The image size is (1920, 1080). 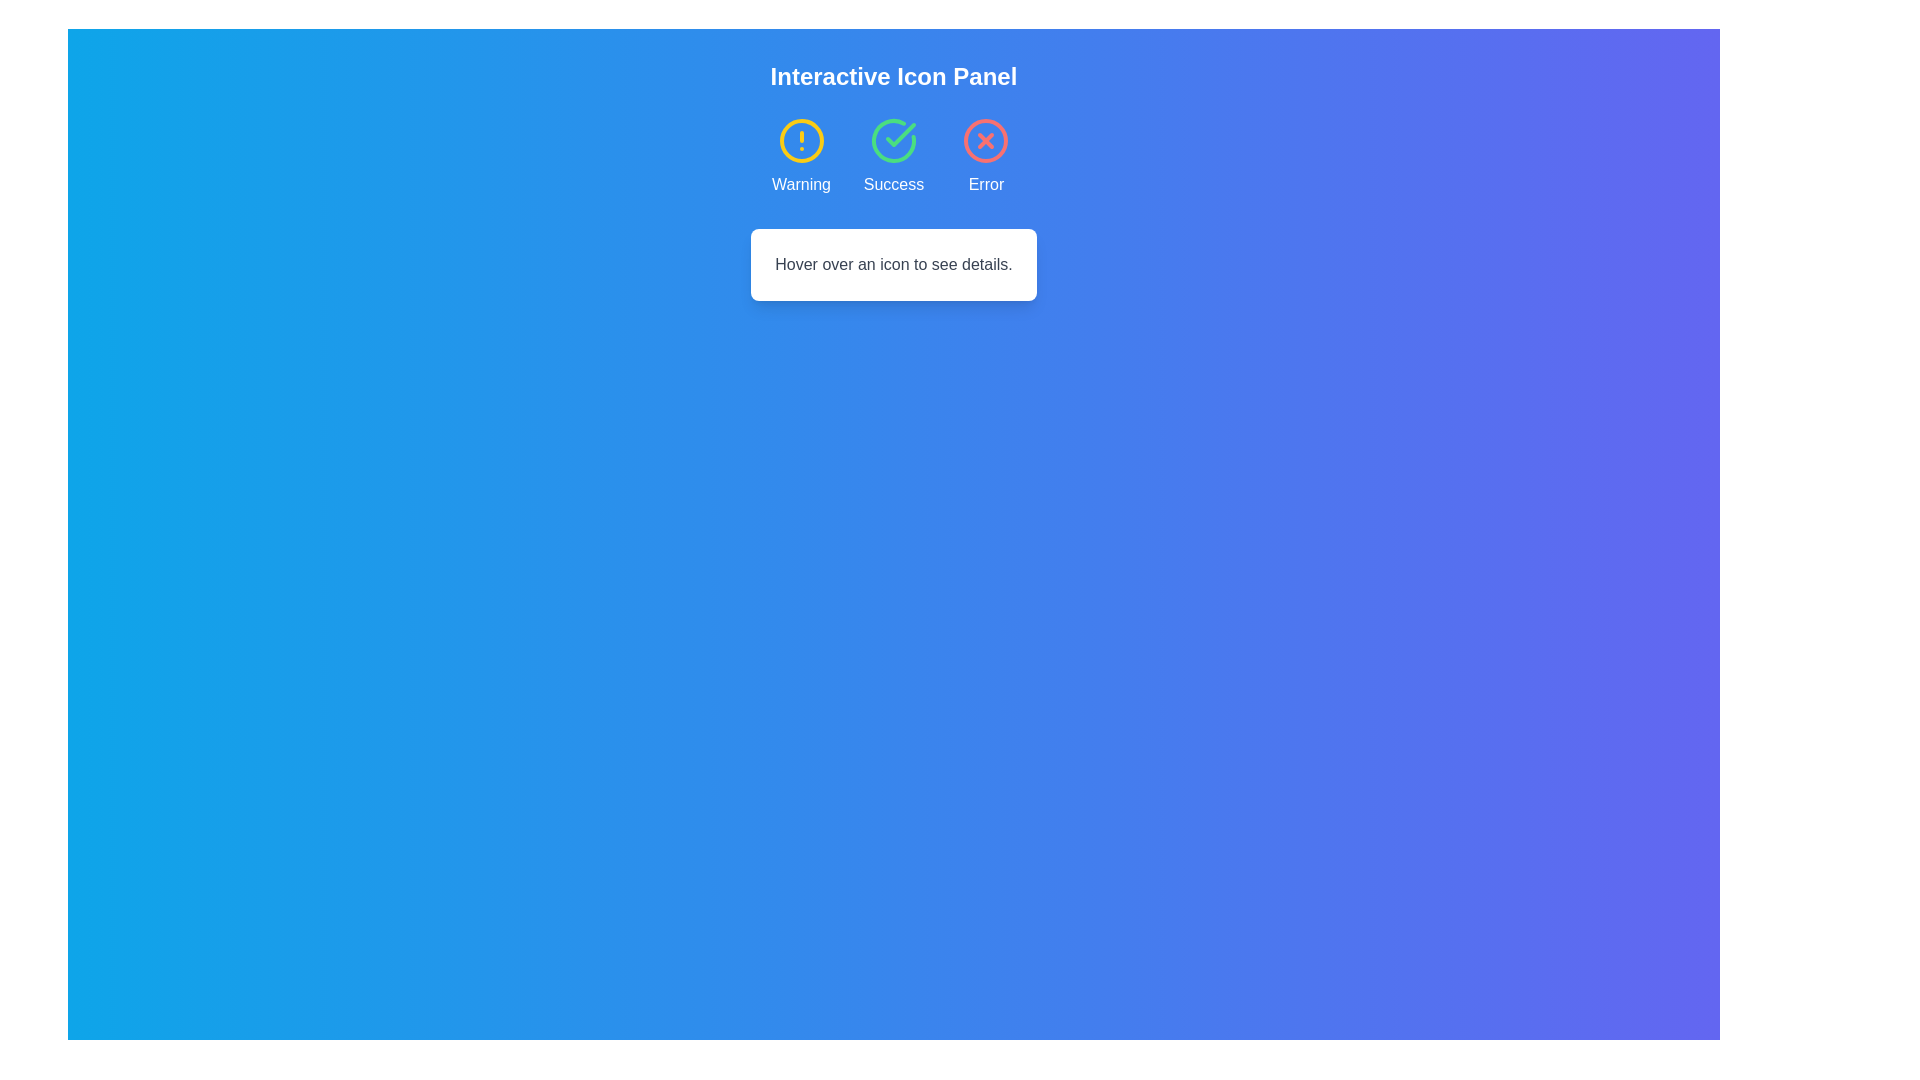 I want to click on the error indicator icon located at the top right of the three-column grid layout, so click(x=986, y=156).